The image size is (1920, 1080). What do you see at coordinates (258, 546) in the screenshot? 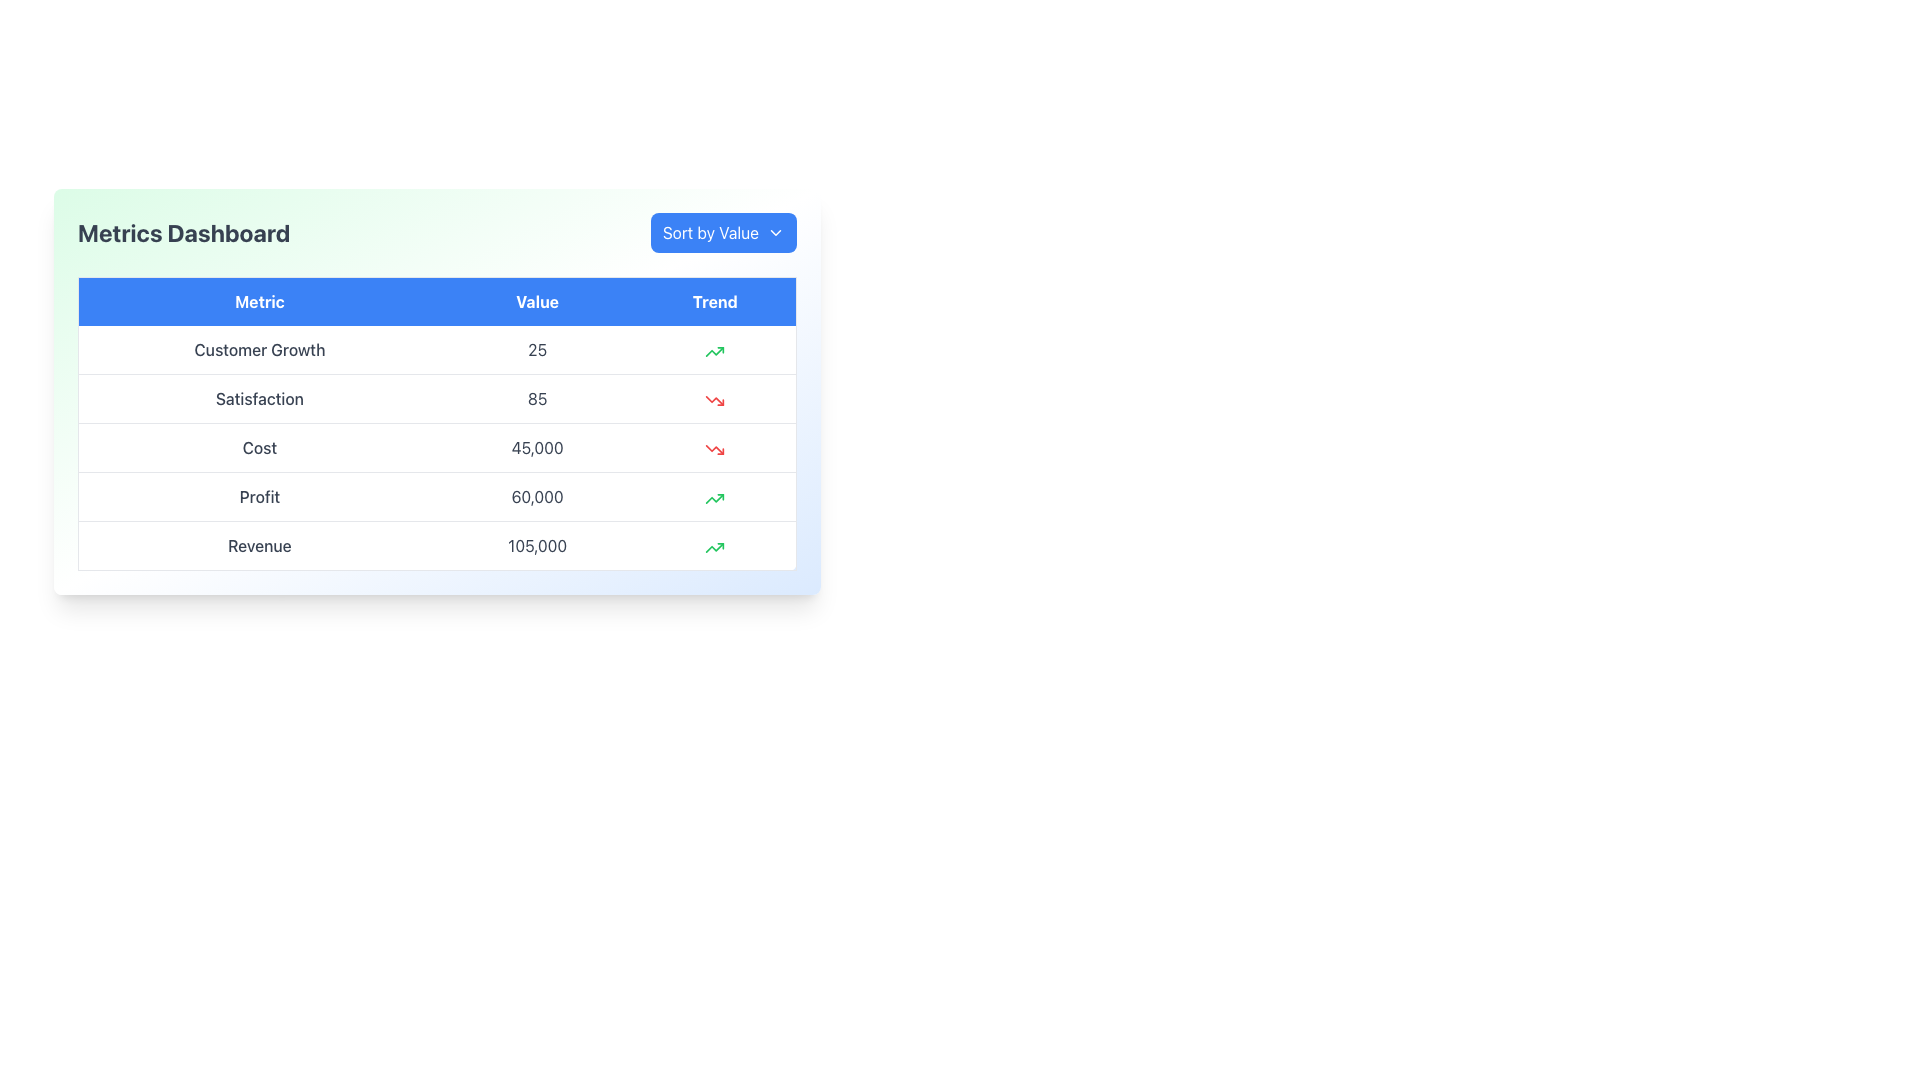
I see `text from the Text label located in the leftmost column labeled 'Metric' in the fifth row of the metrics section, next to the value '105,000'` at bounding box center [258, 546].